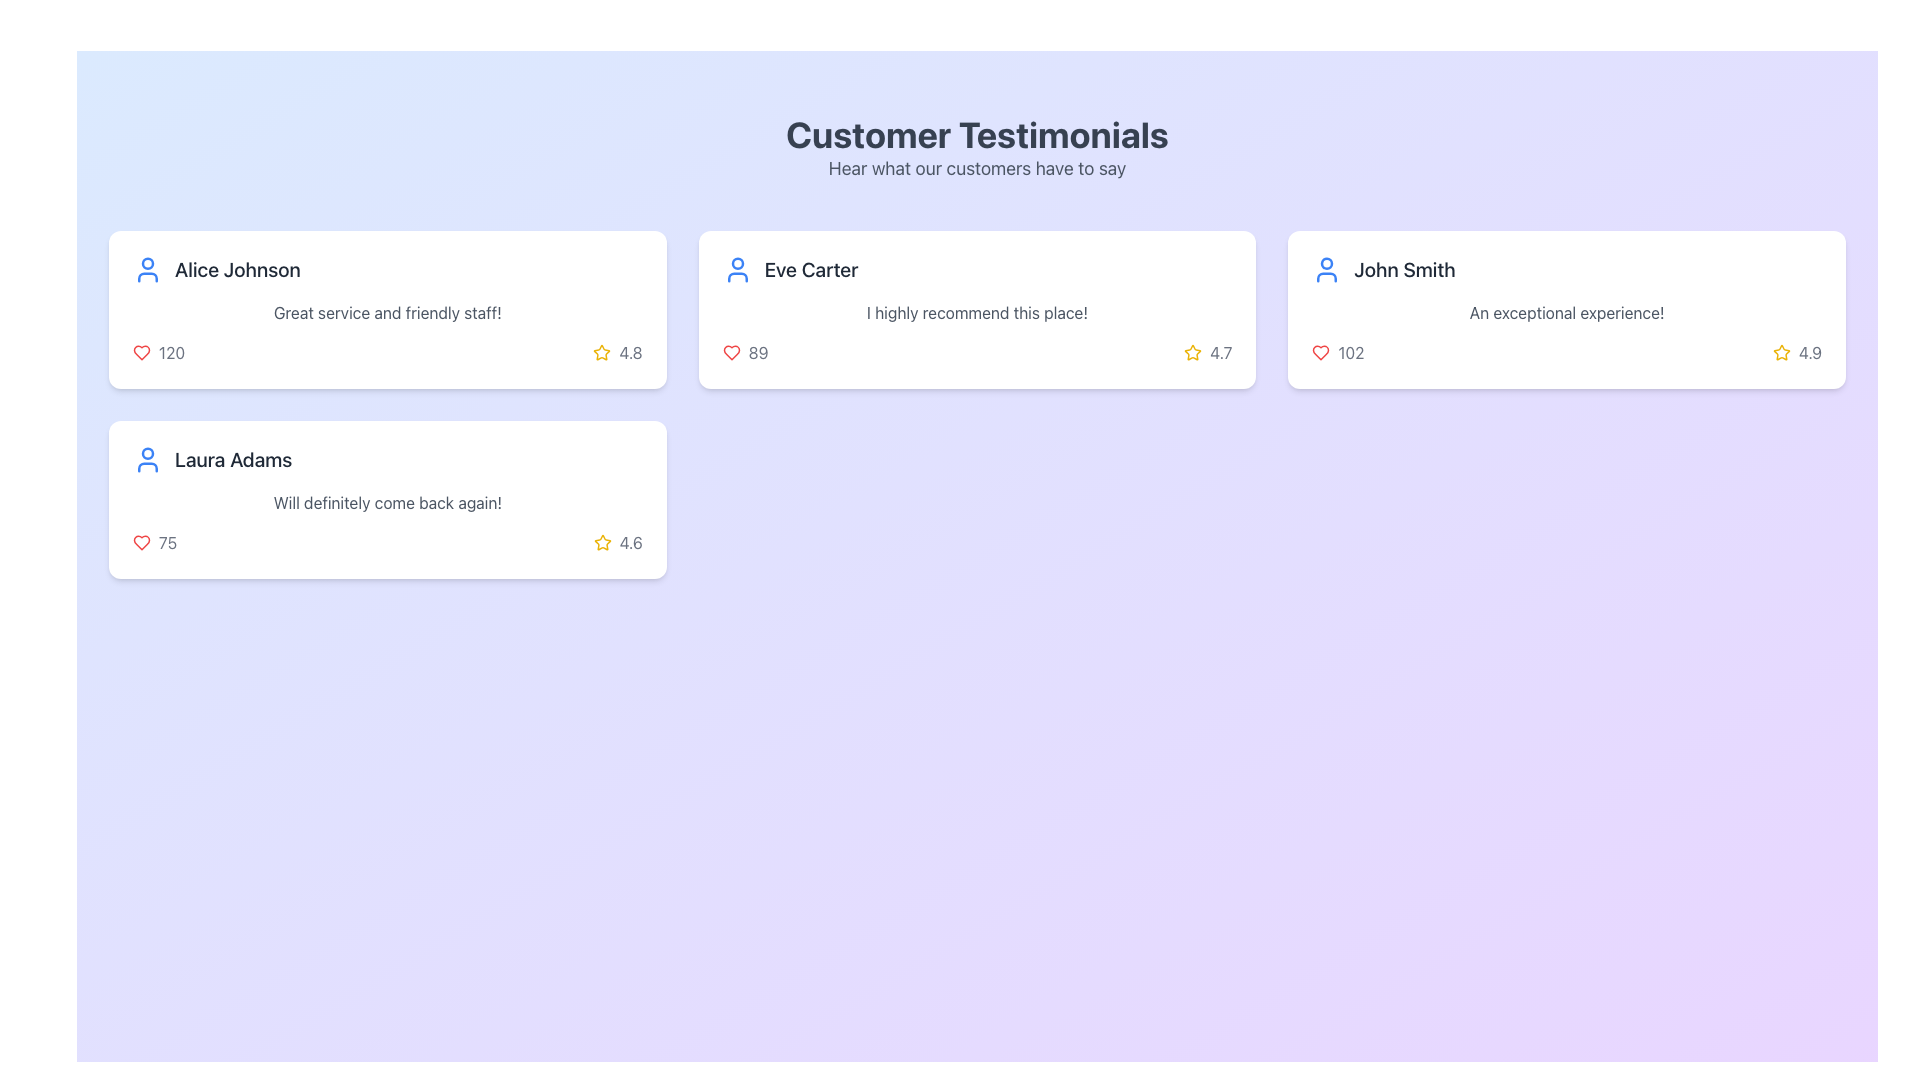 The width and height of the screenshot is (1920, 1080). What do you see at coordinates (730, 352) in the screenshot?
I see `the heart icon representing the 'like' action for the testimonial of 'Eve Carter', which is located to the left of the numeric '89'` at bounding box center [730, 352].